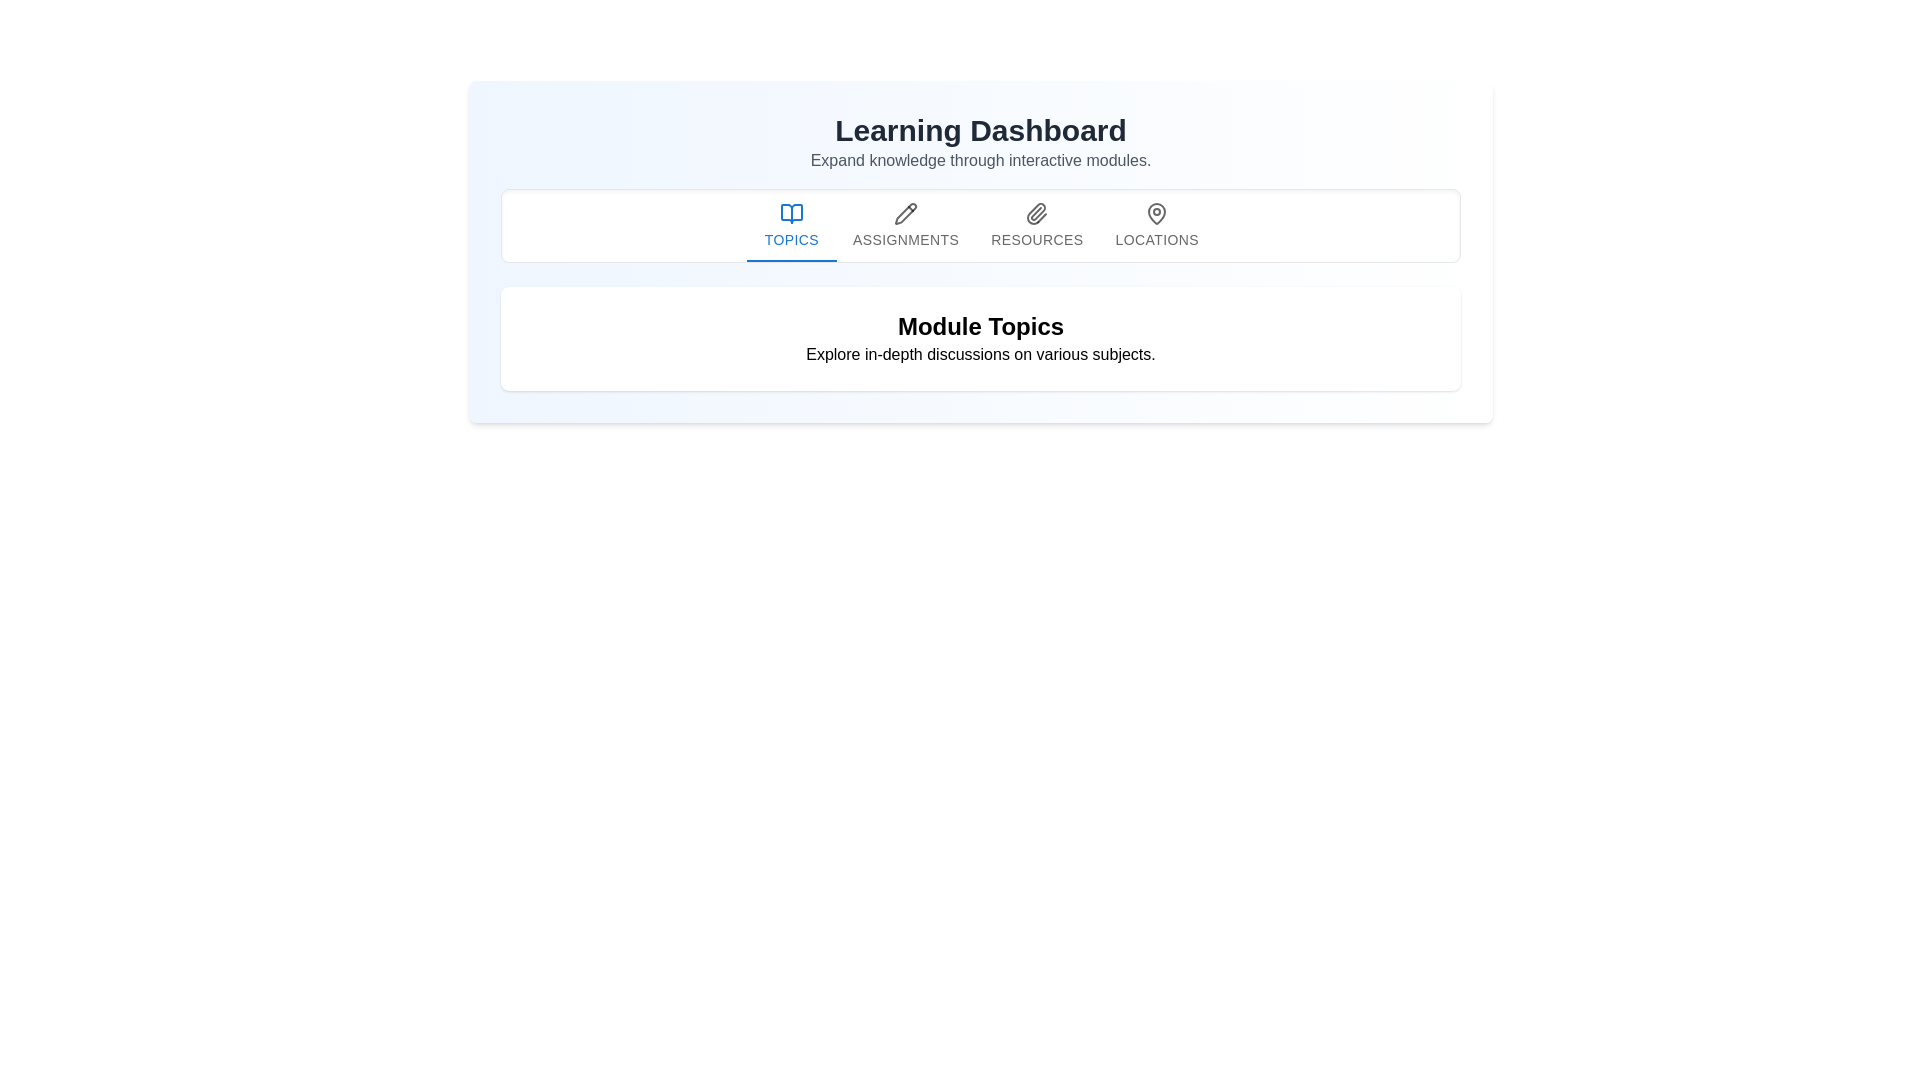 This screenshot has height=1080, width=1920. What do you see at coordinates (1157, 214) in the screenshot?
I see `the 'Locations' tab in the navigation bar, which contains a map pin-like icon` at bounding box center [1157, 214].